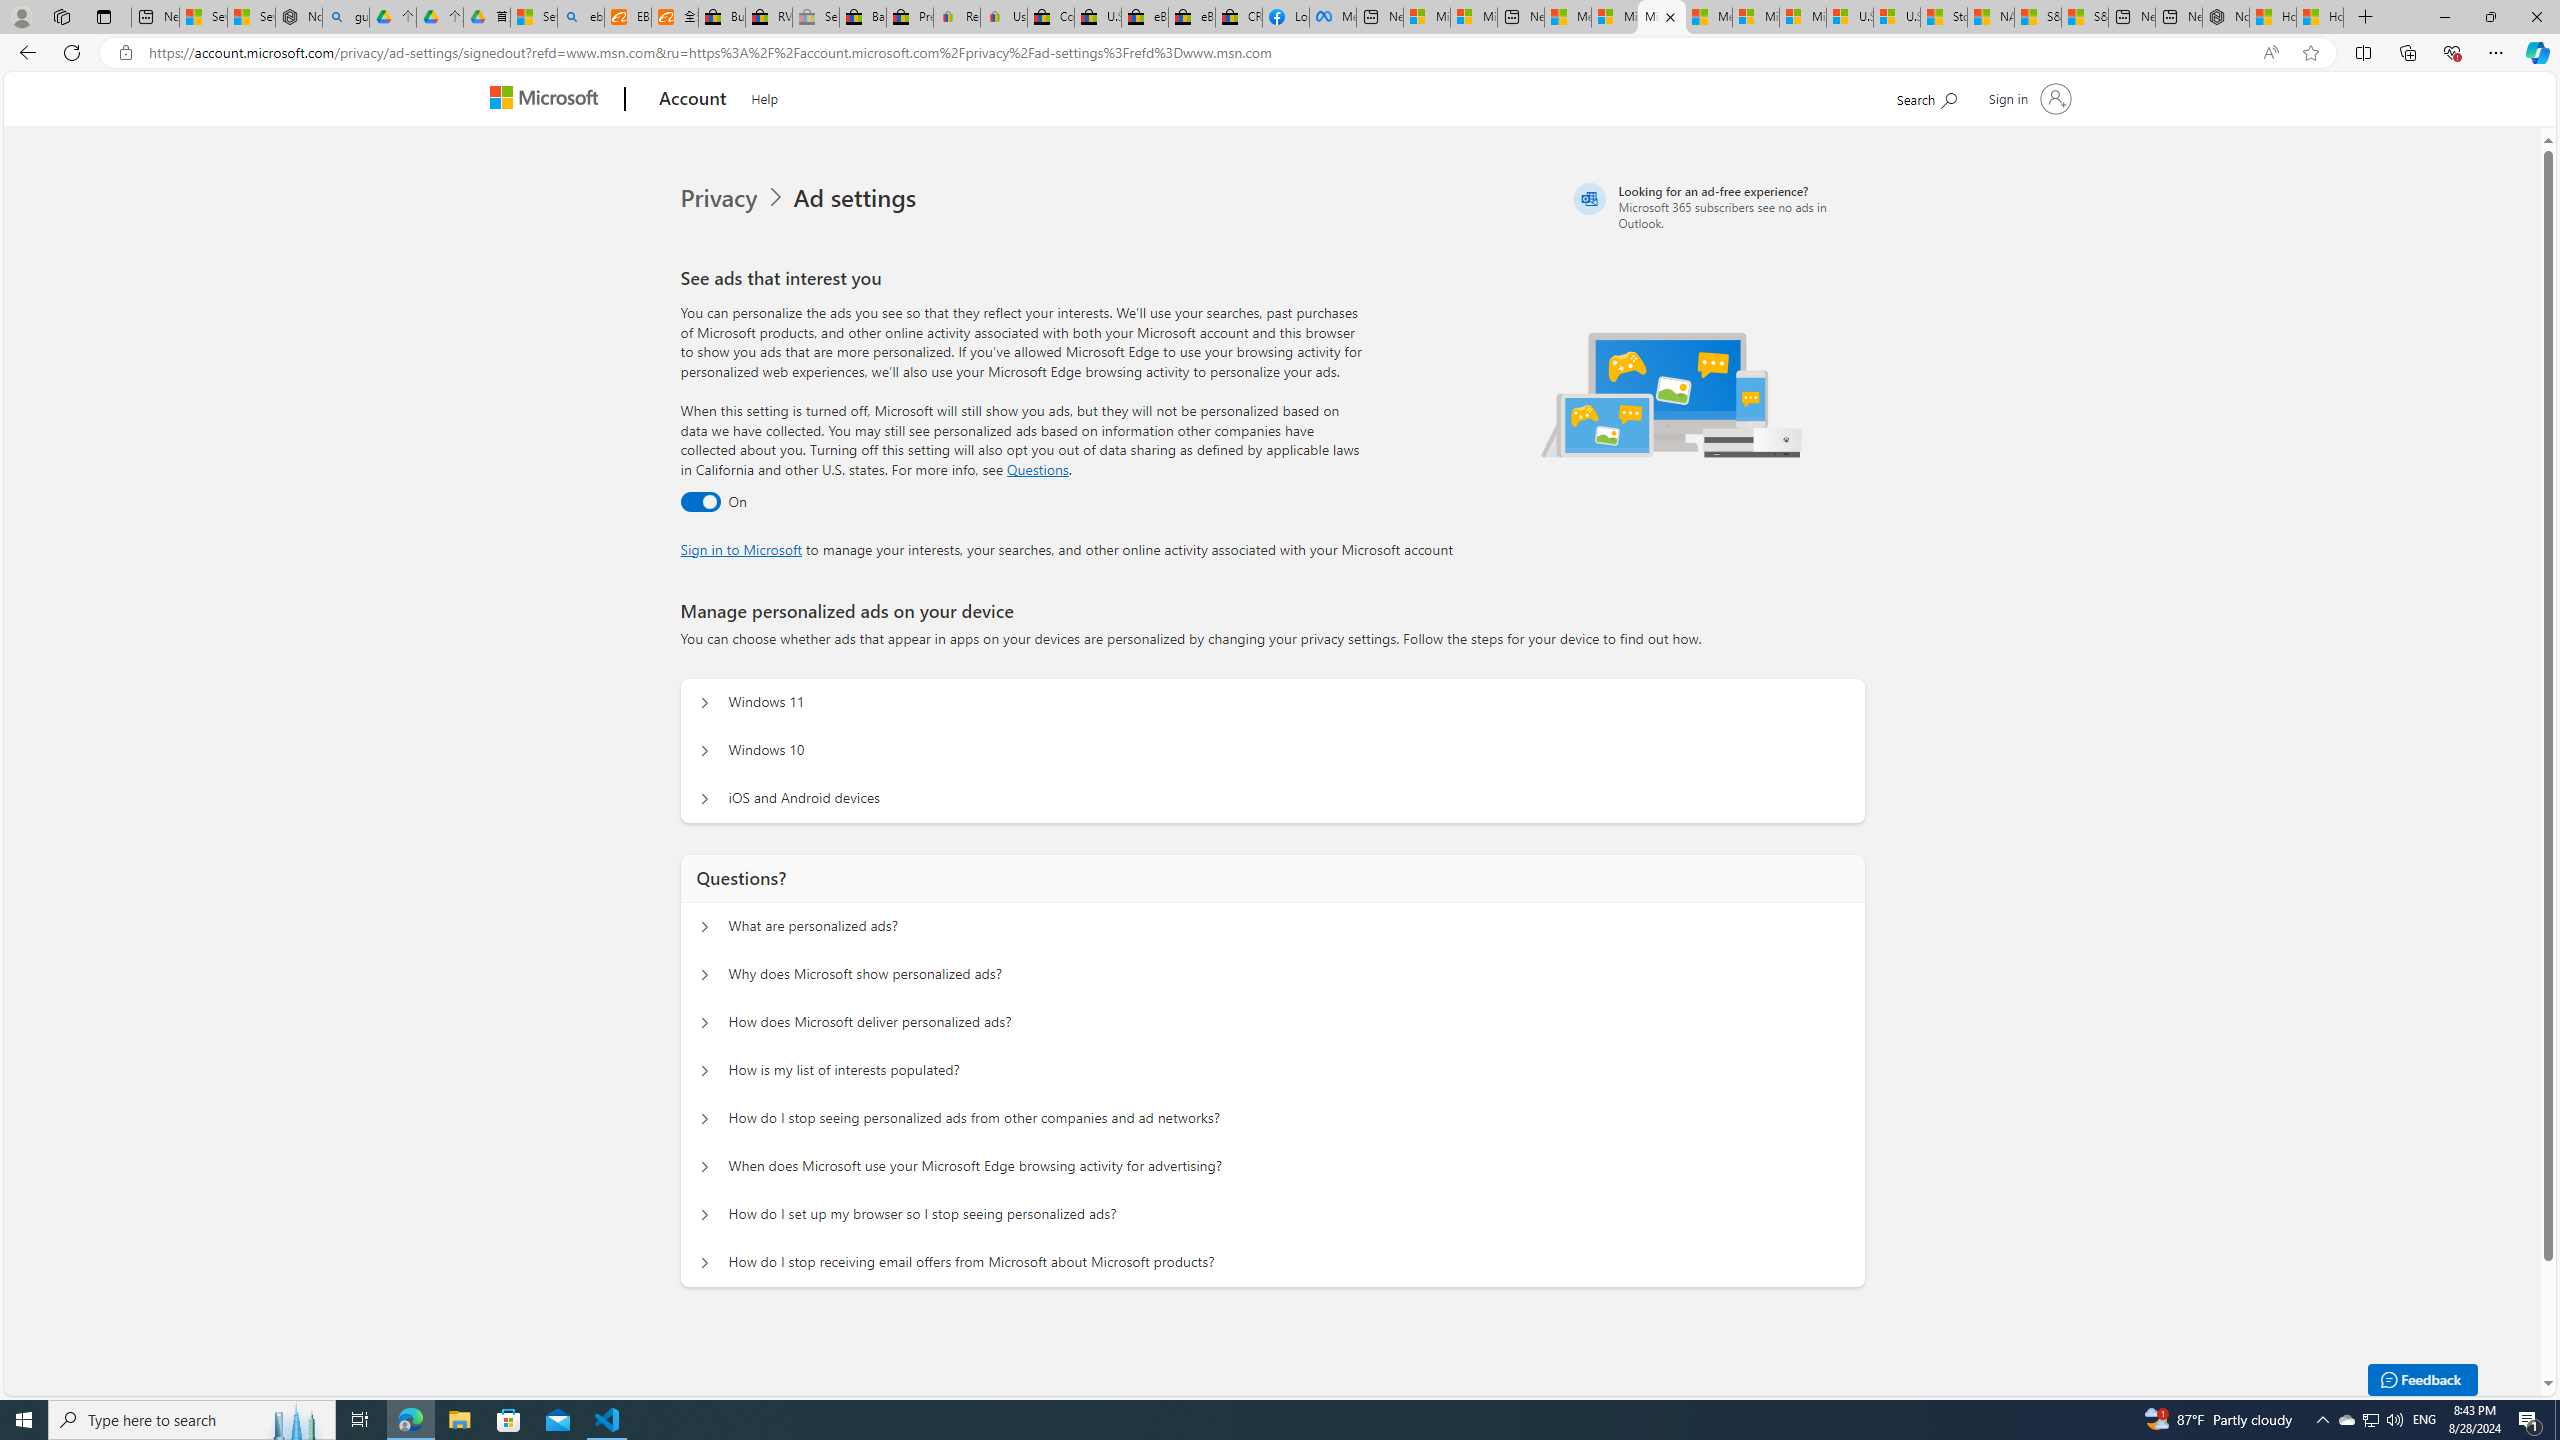 This screenshot has height=1440, width=2560. Describe the element at coordinates (578, 16) in the screenshot. I see `'ebay - Search'` at that location.